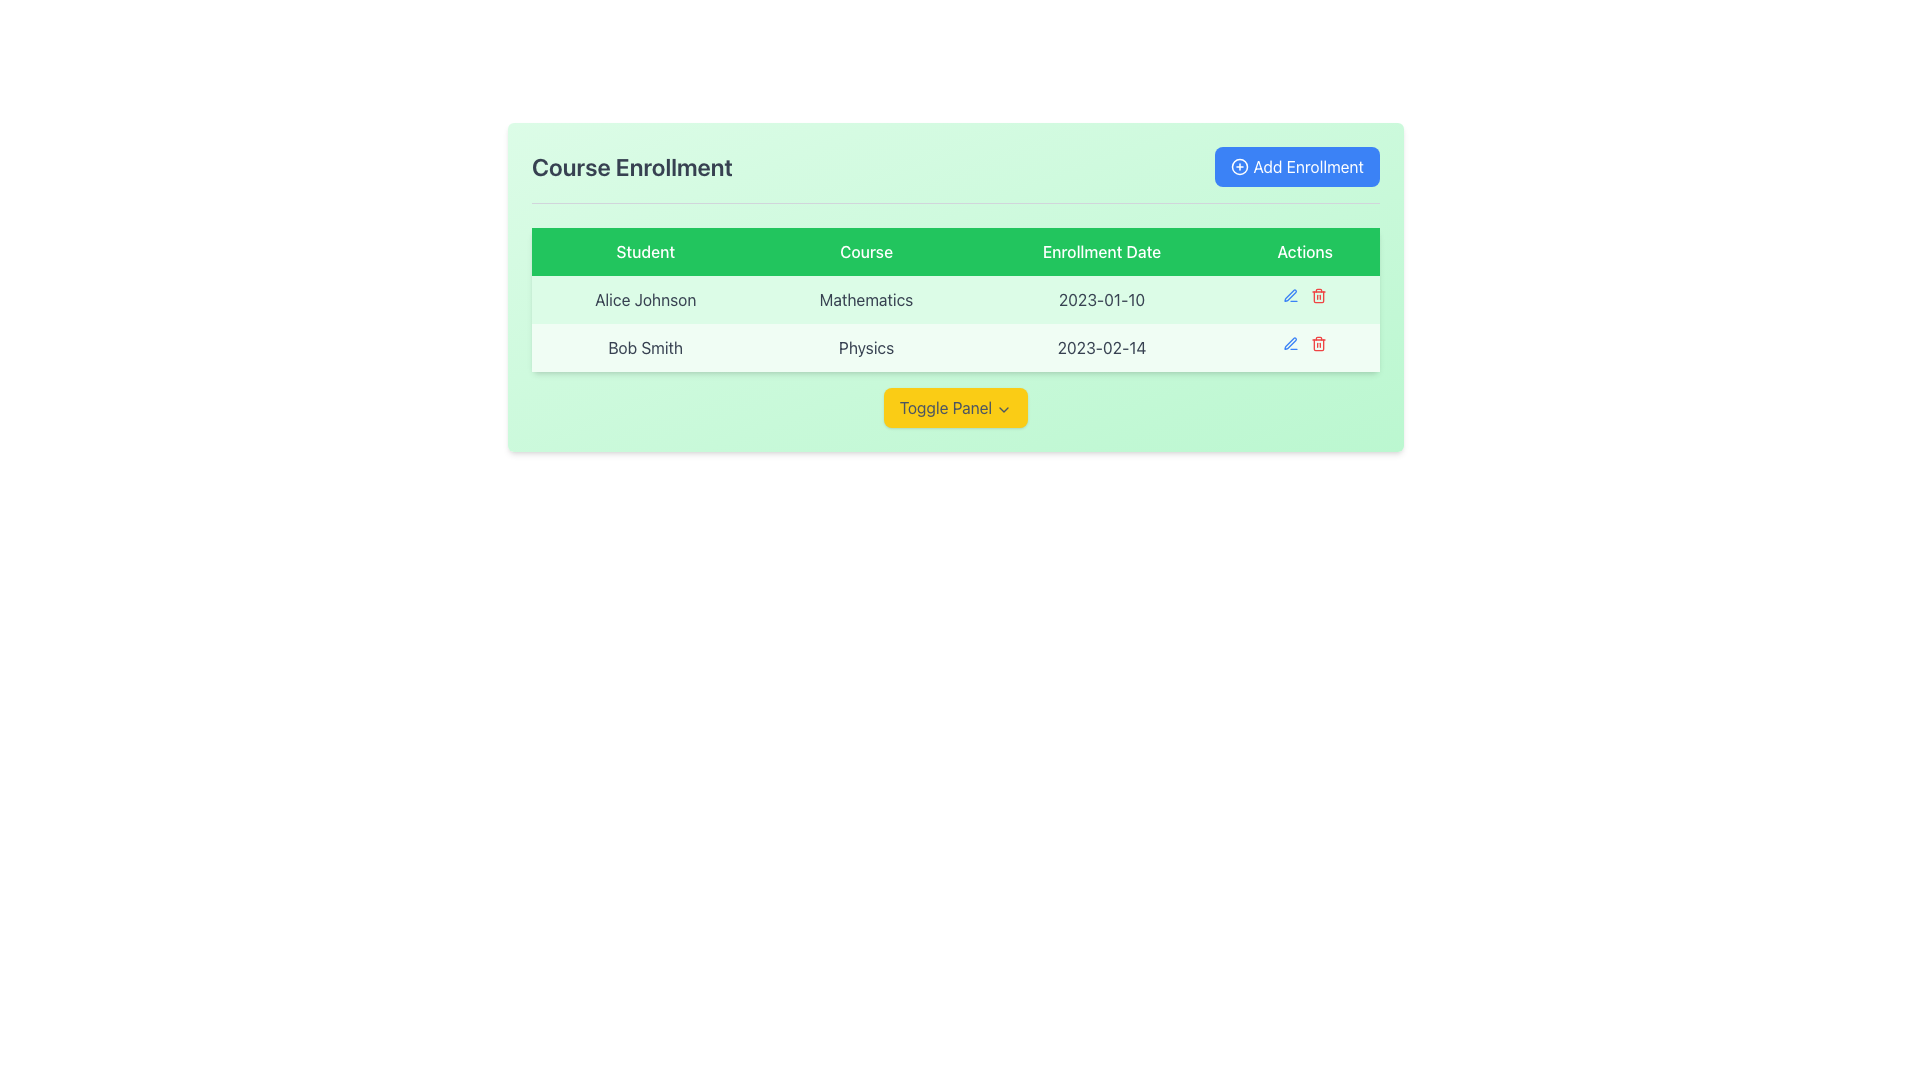  I want to click on the rectangular button labeled 'Add Enrollment' with a blue background and a circular plus symbol, so click(1297, 165).